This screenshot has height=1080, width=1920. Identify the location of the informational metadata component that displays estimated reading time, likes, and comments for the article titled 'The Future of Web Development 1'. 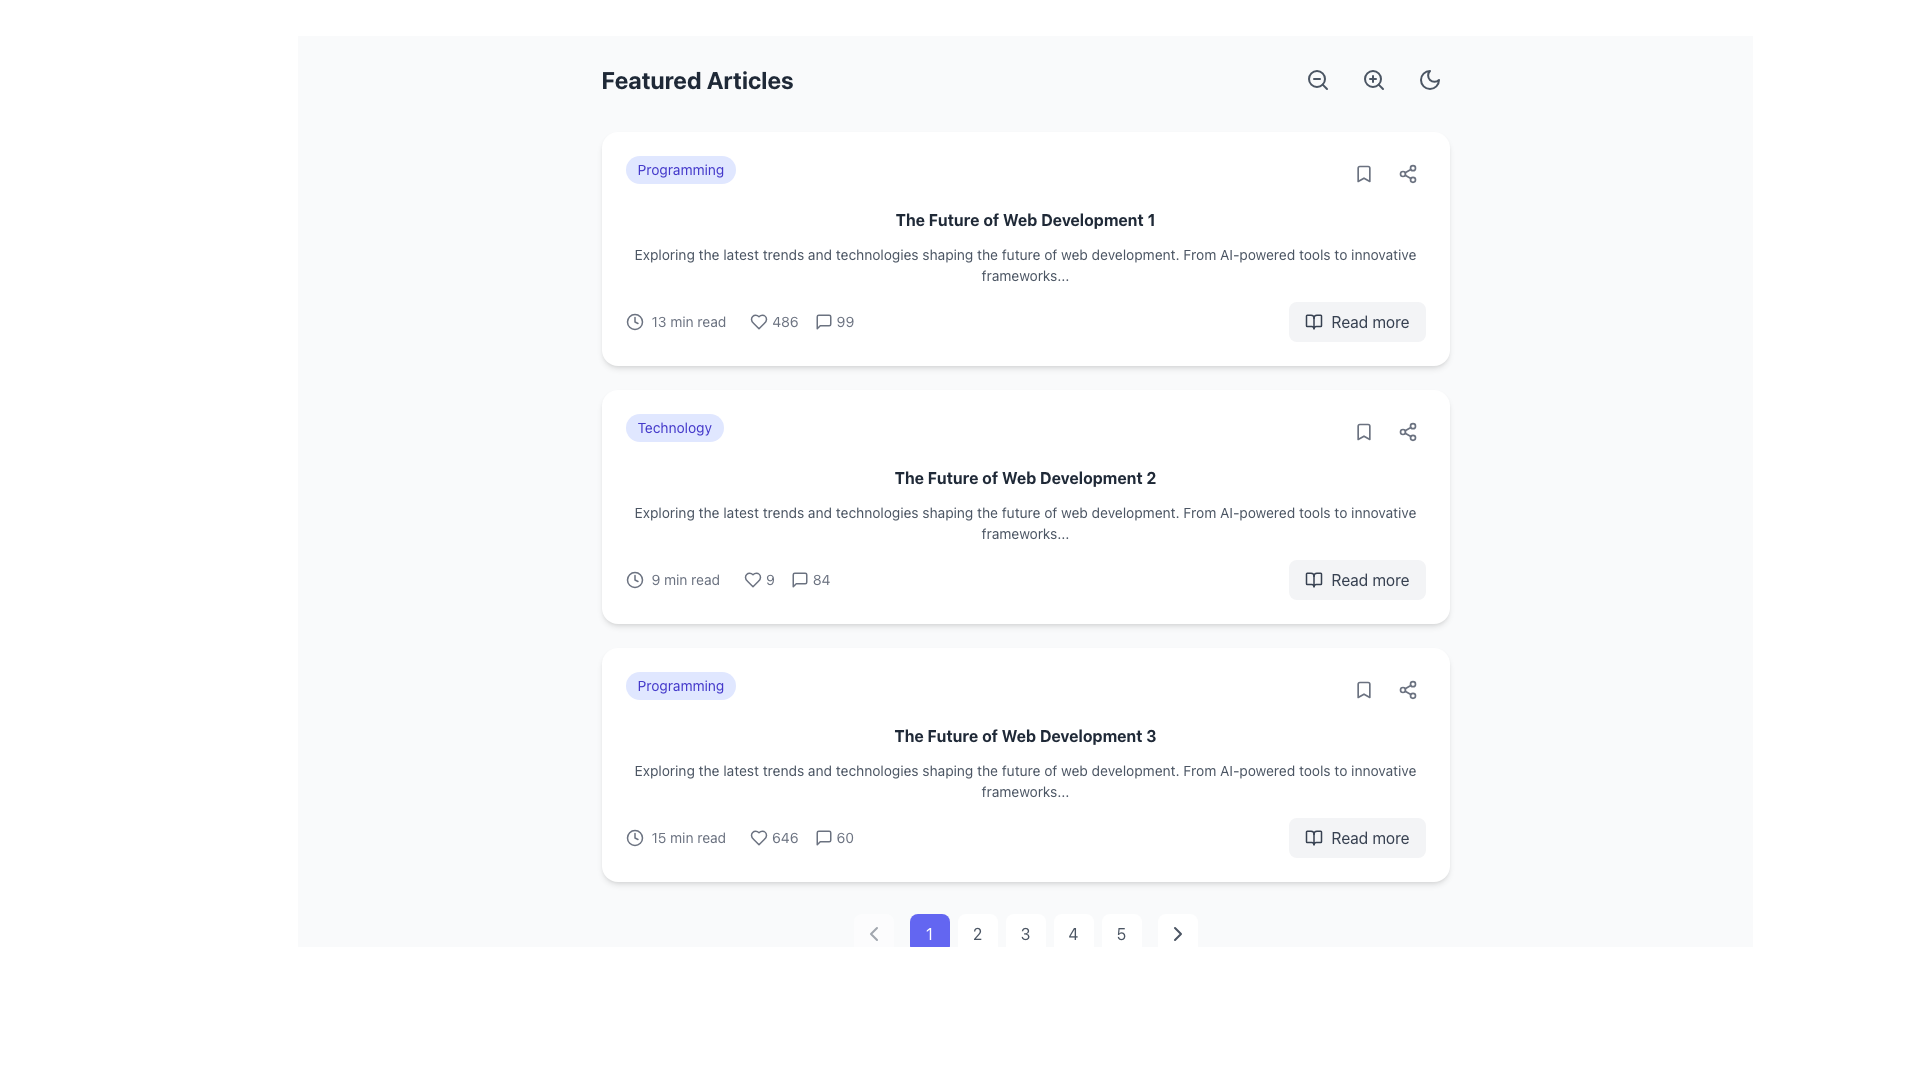
(738, 320).